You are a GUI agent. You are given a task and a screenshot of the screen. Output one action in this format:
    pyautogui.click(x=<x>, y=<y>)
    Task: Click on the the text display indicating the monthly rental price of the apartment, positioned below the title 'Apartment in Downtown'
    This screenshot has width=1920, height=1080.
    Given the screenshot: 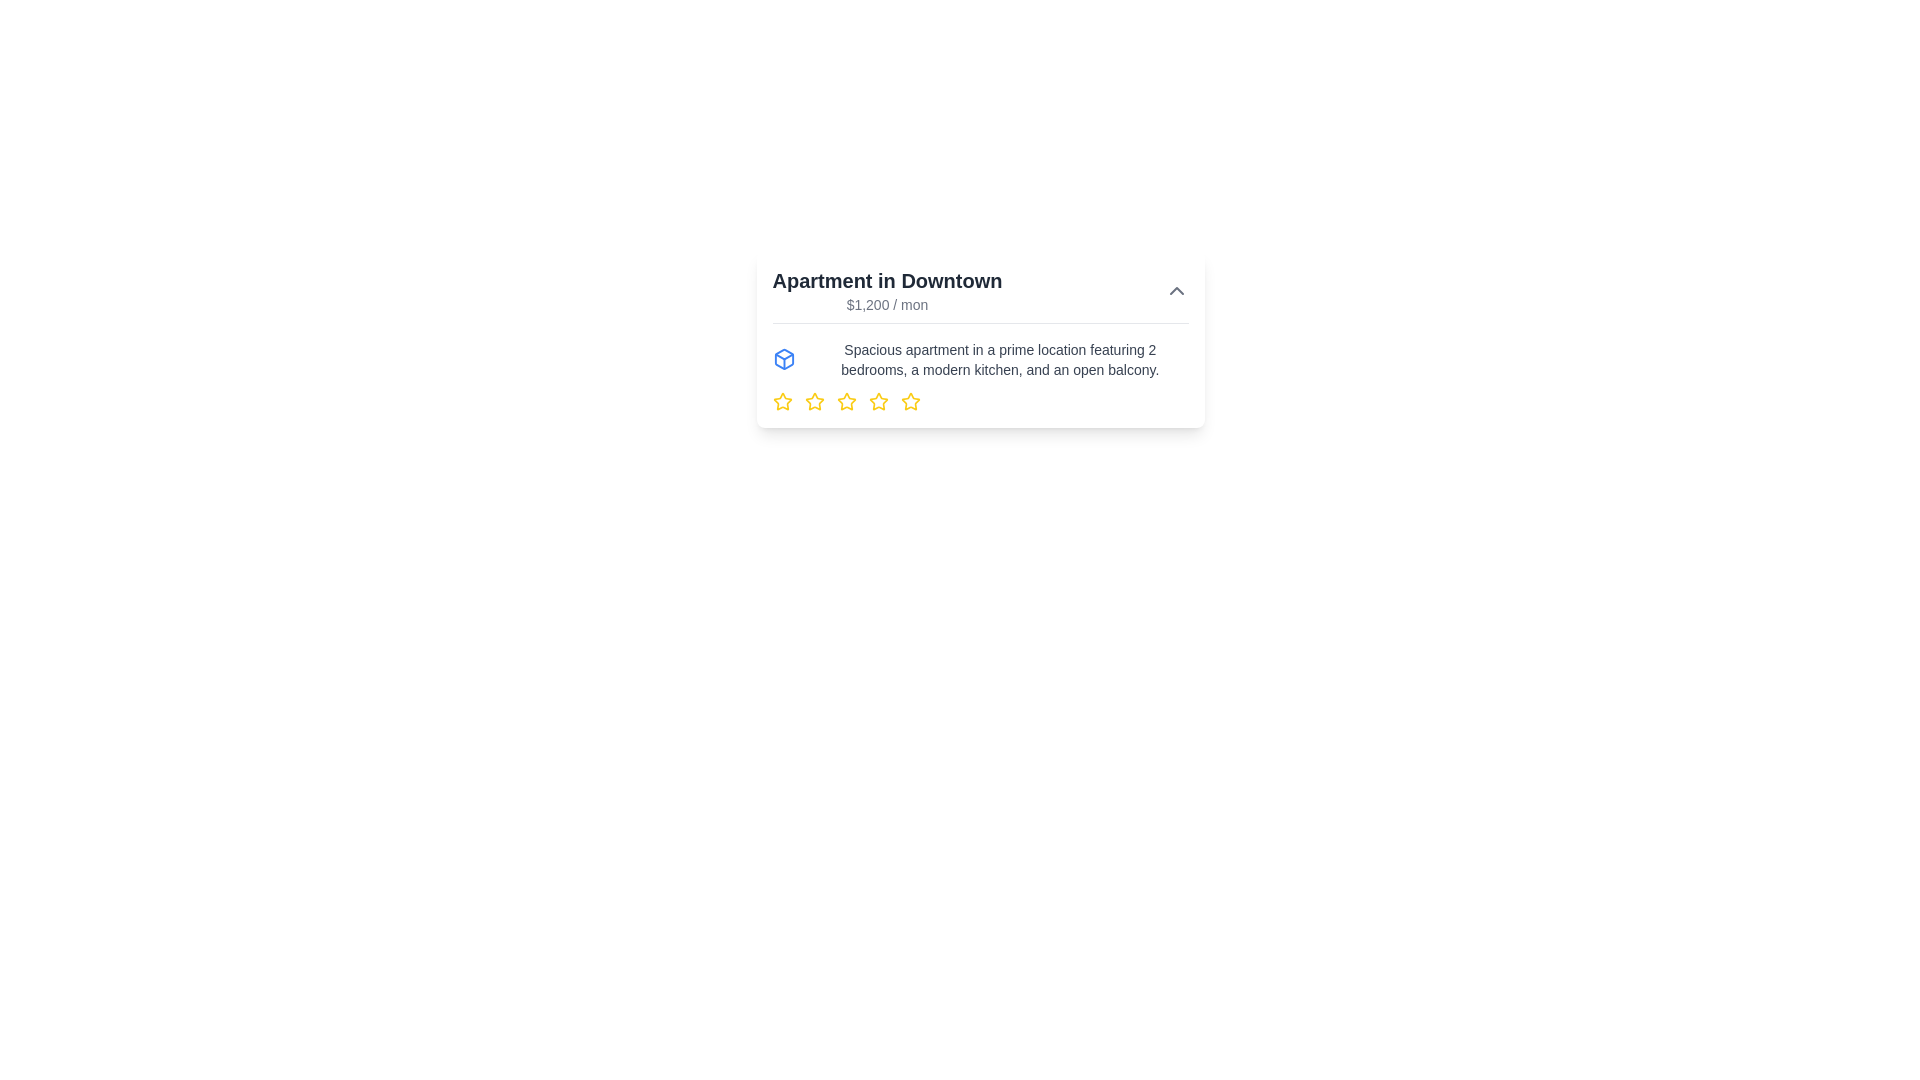 What is the action you would take?
    pyautogui.click(x=886, y=304)
    